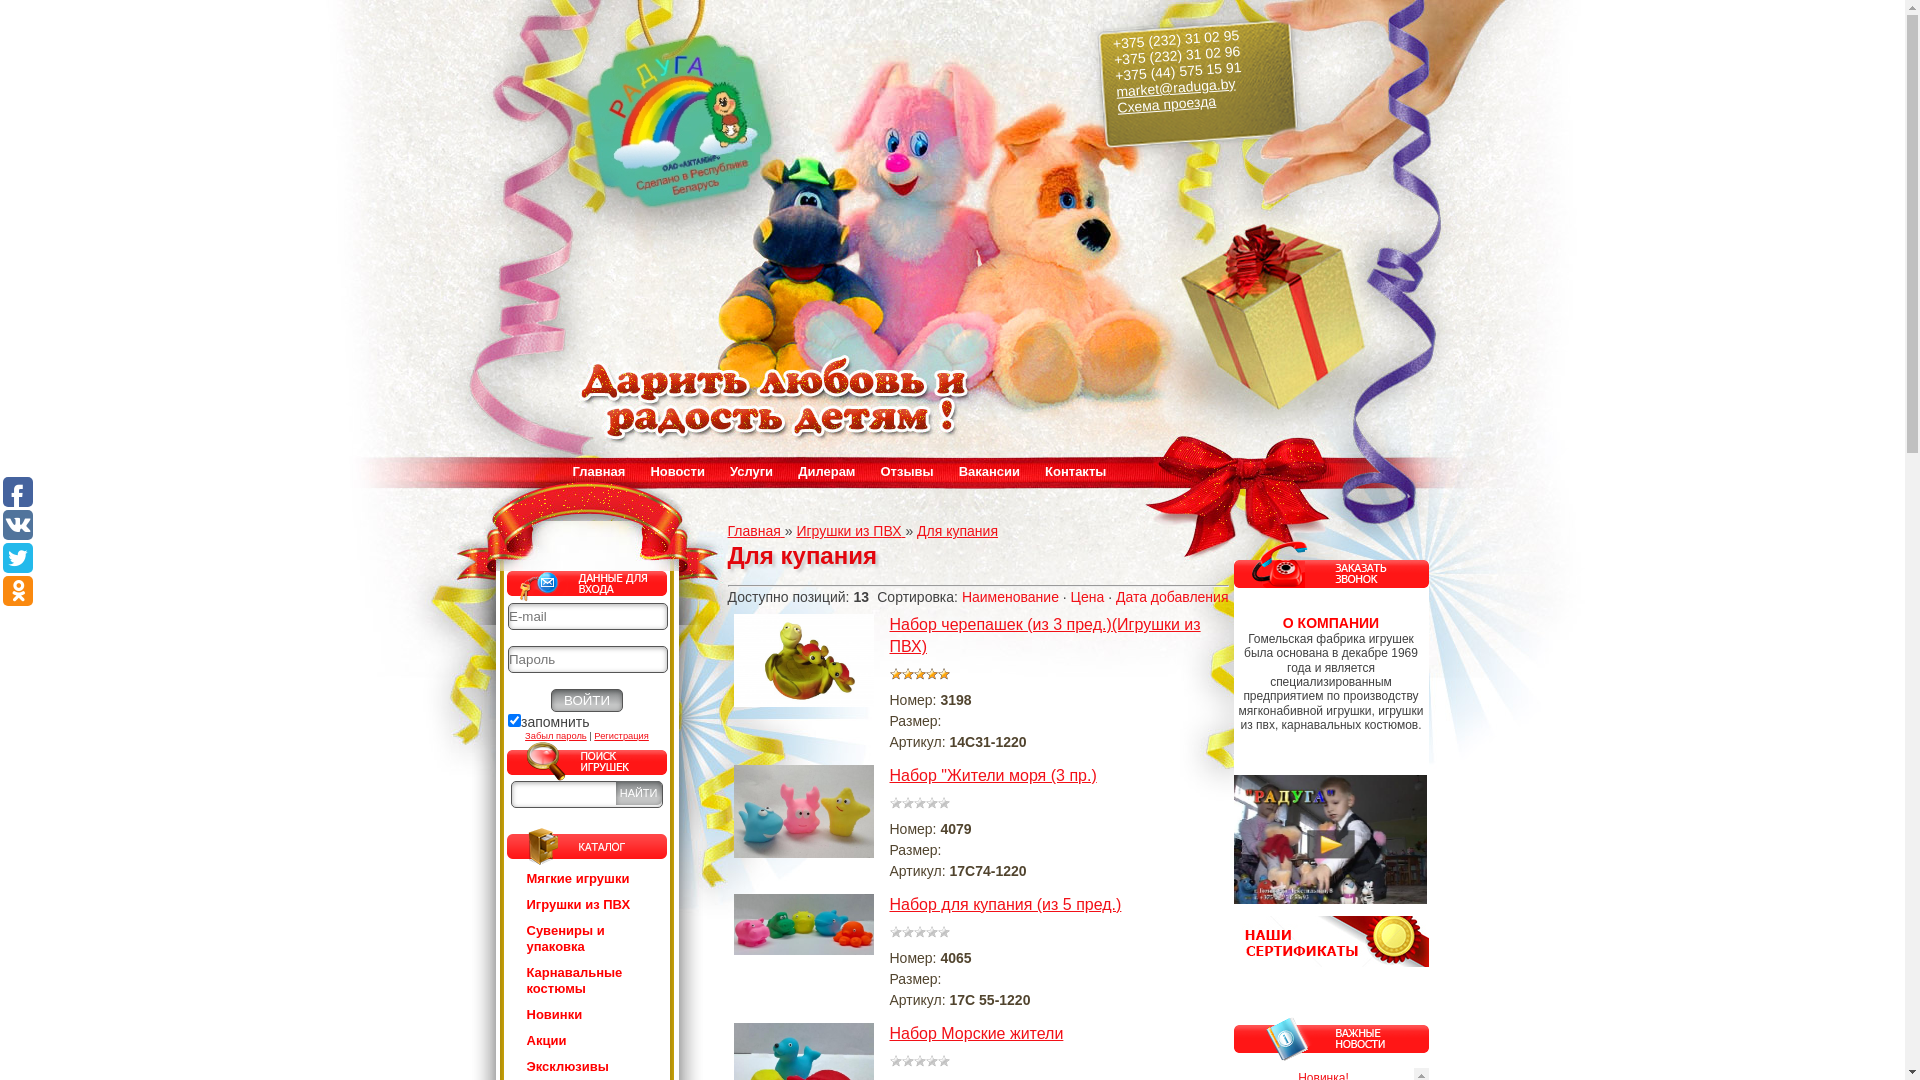  What do you see at coordinates (1113, 82) in the screenshot?
I see `'market@raduga.by'` at bounding box center [1113, 82].